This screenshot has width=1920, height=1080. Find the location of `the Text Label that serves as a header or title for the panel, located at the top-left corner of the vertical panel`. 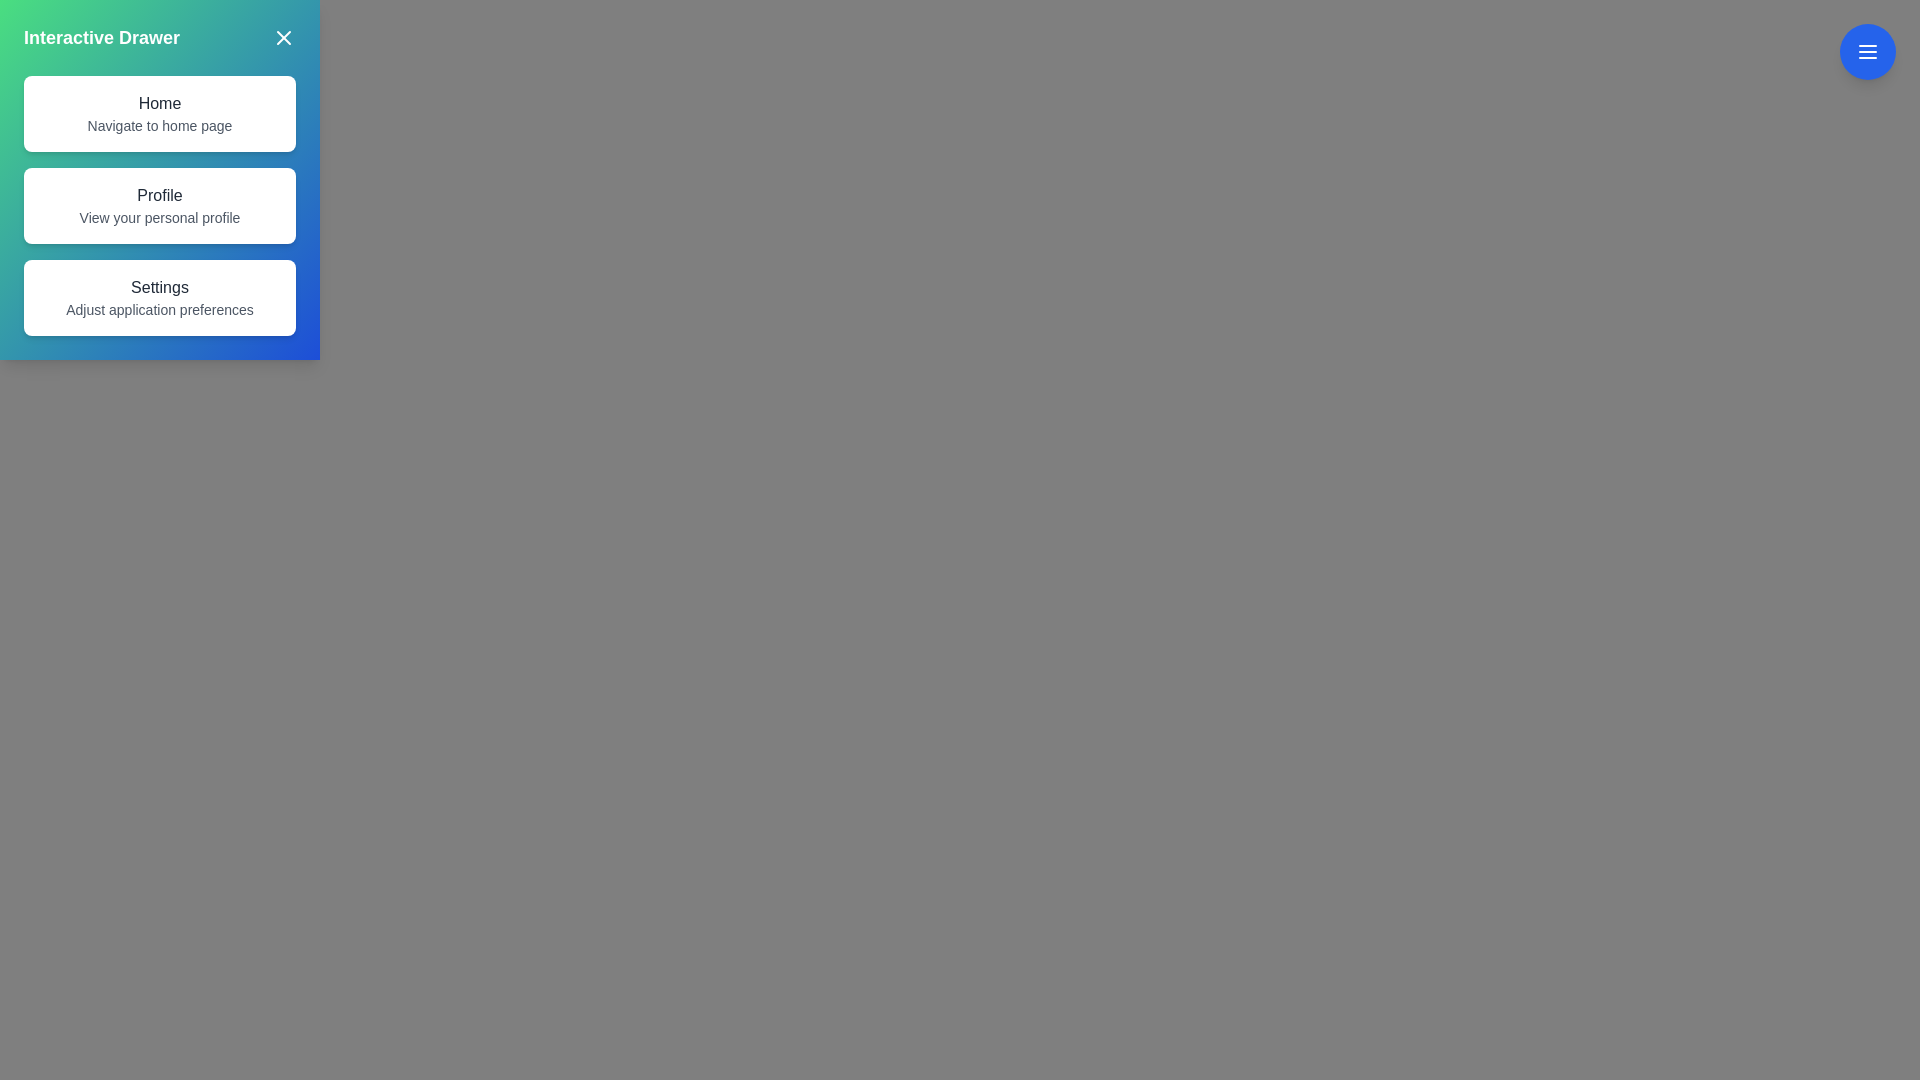

the Text Label that serves as a header or title for the panel, located at the top-left corner of the vertical panel is located at coordinates (100, 38).